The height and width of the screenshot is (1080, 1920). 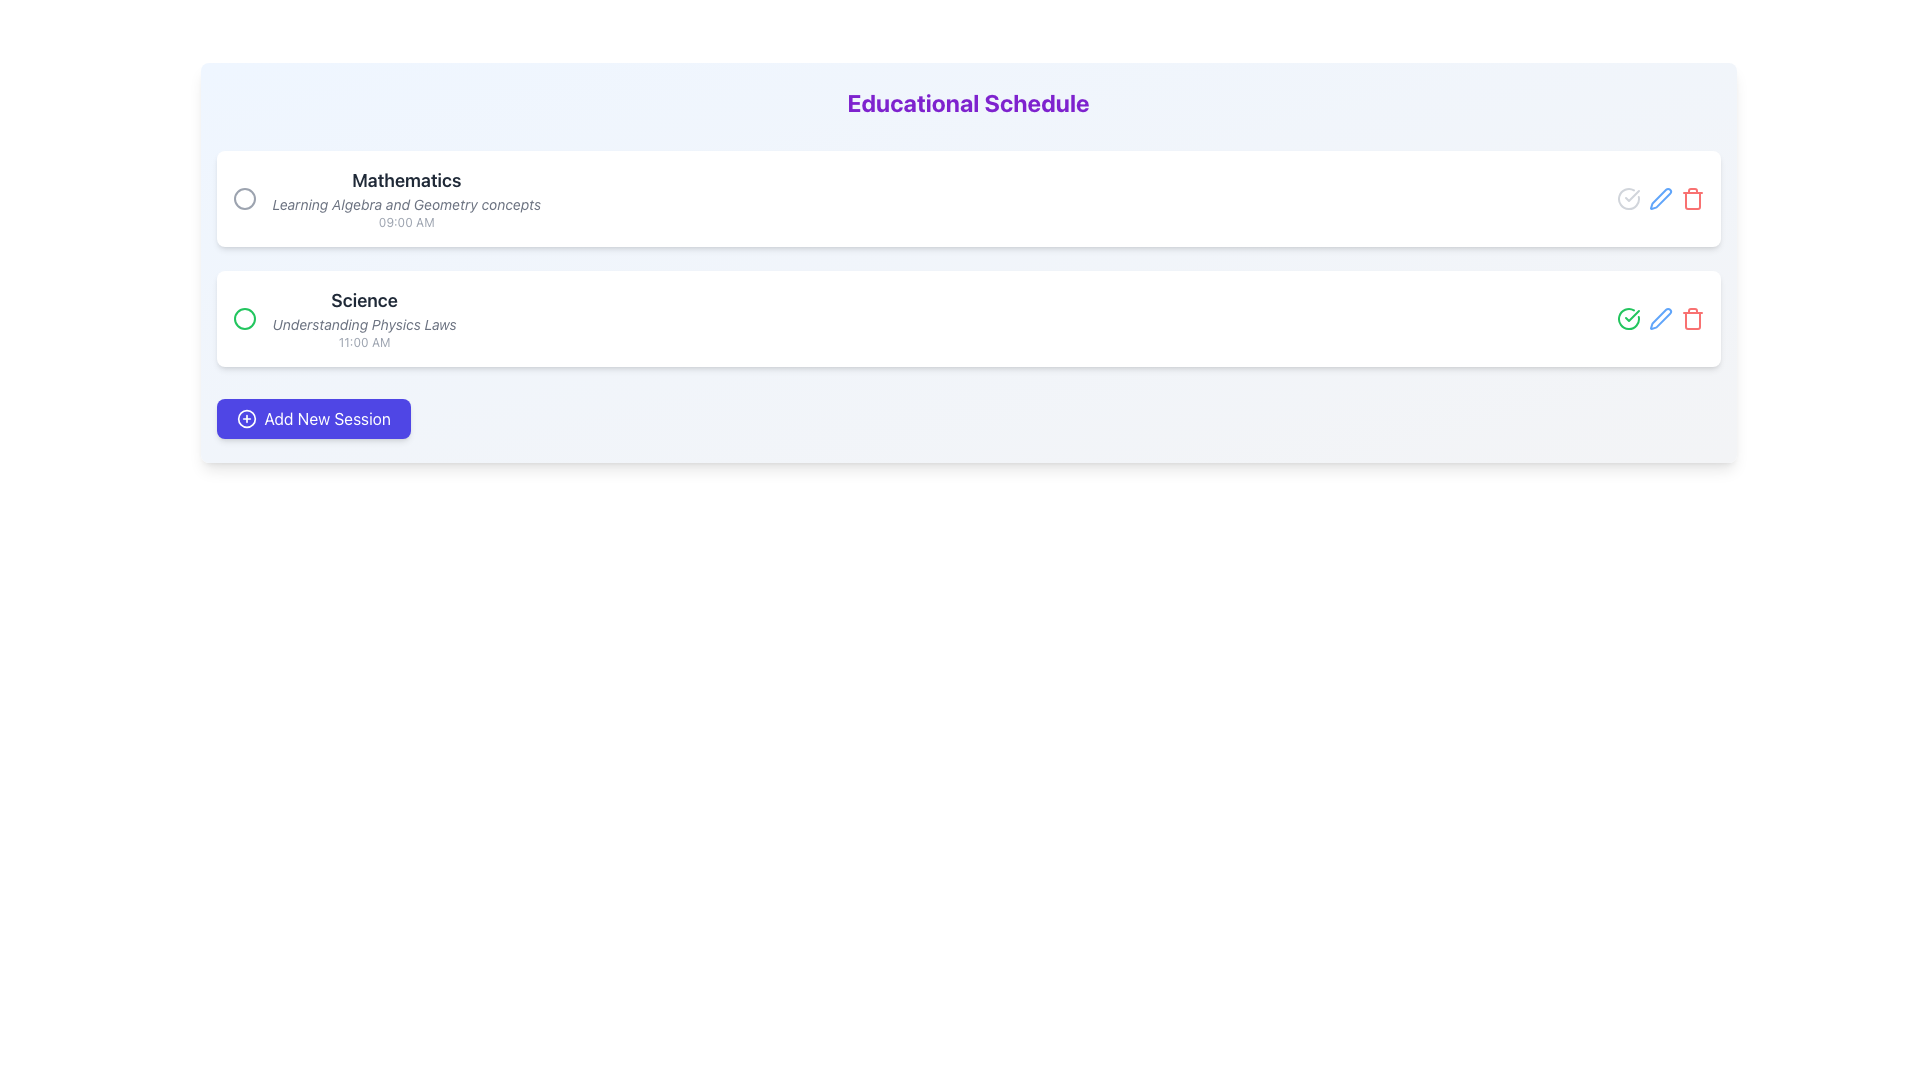 What do you see at coordinates (1632, 196) in the screenshot?
I see `the graphical icon indicating the completion status of the 'Science' session` at bounding box center [1632, 196].